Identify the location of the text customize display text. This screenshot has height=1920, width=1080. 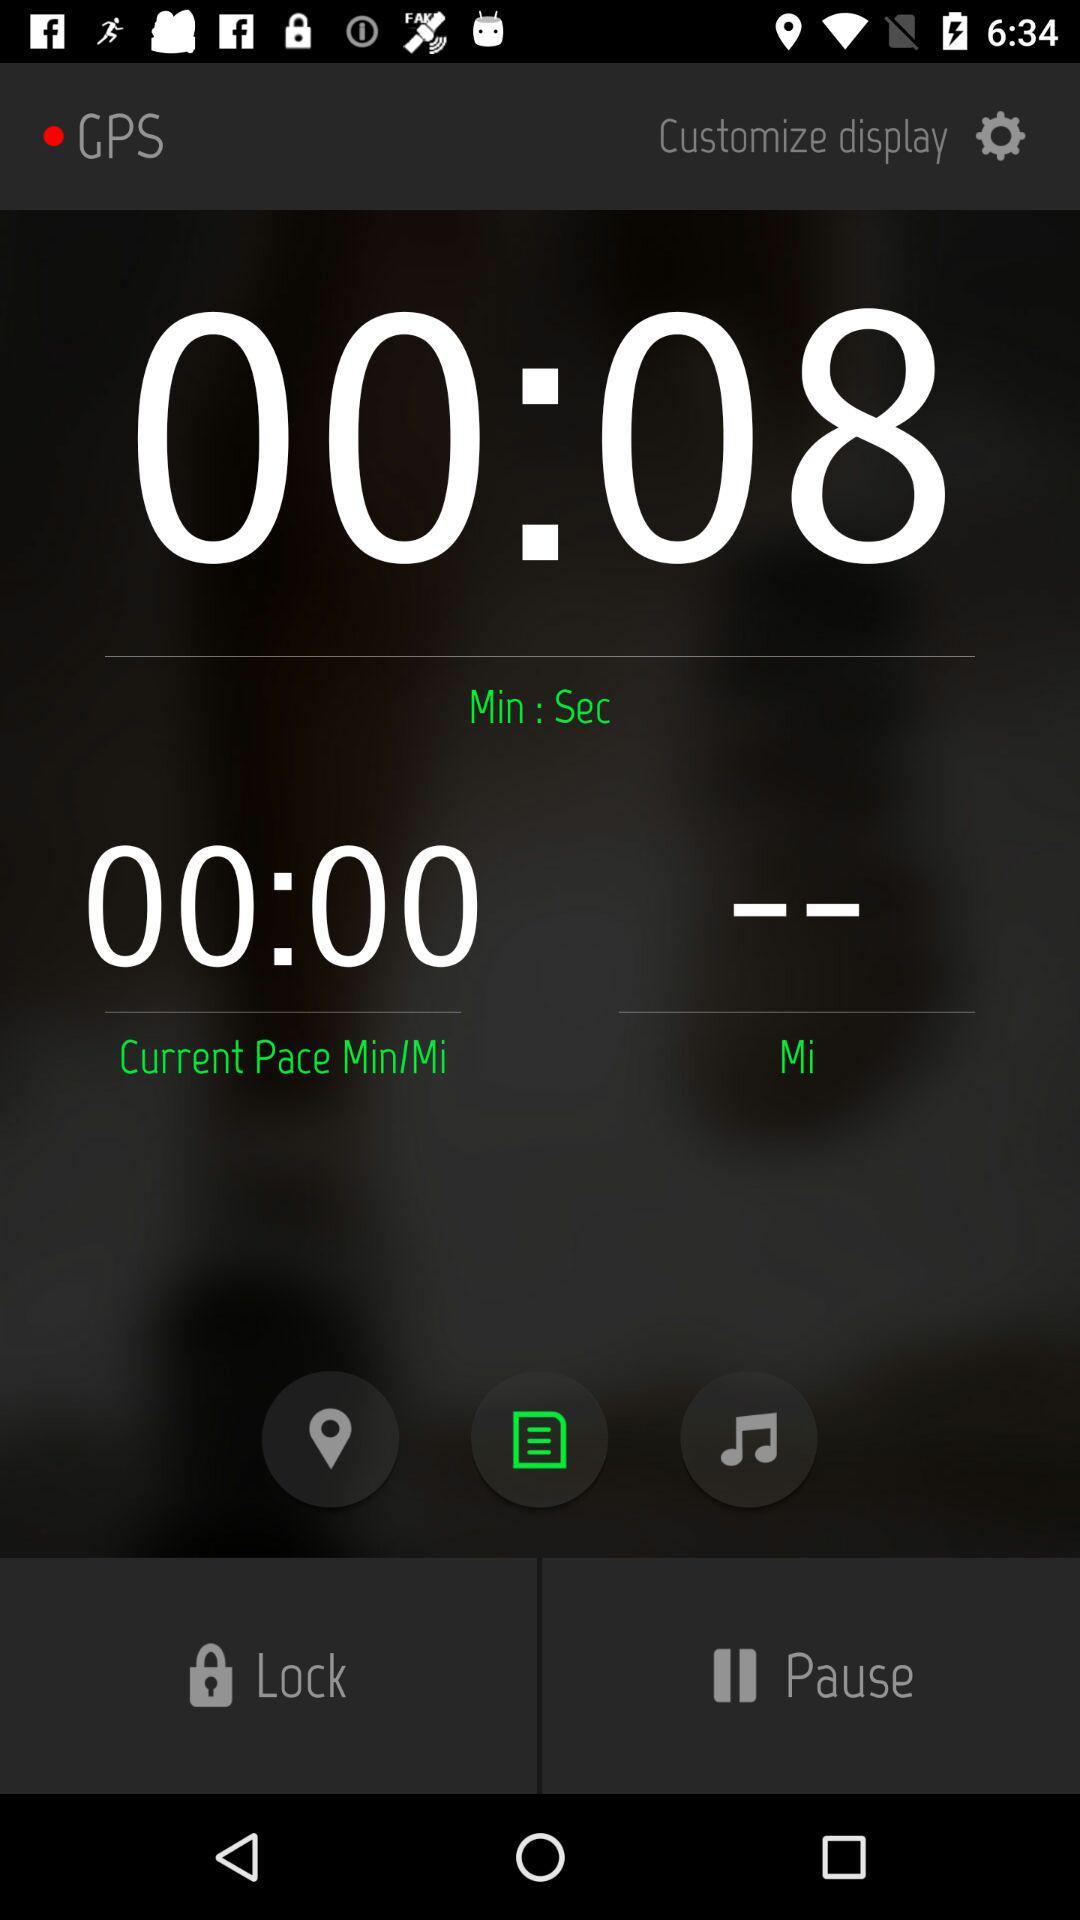
(855, 135).